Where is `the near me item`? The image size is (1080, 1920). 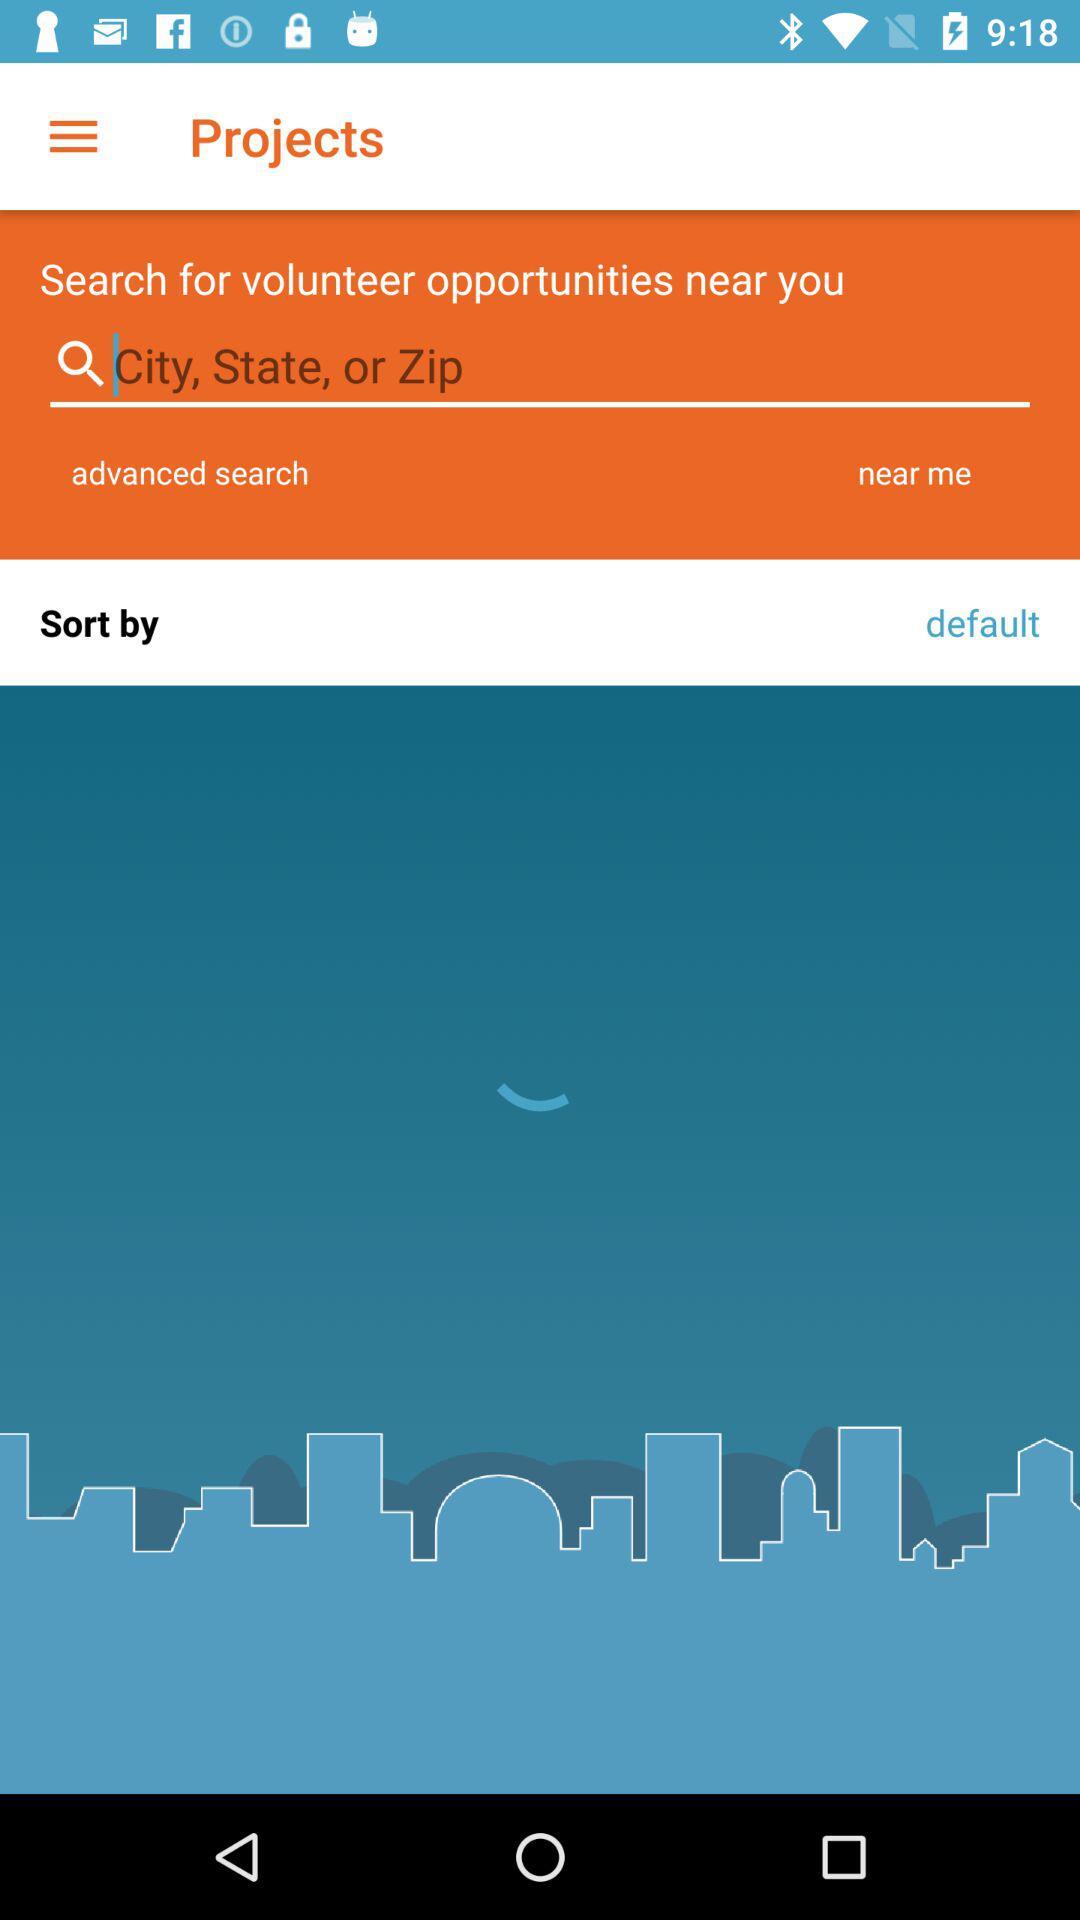 the near me item is located at coordinates (914, 471).